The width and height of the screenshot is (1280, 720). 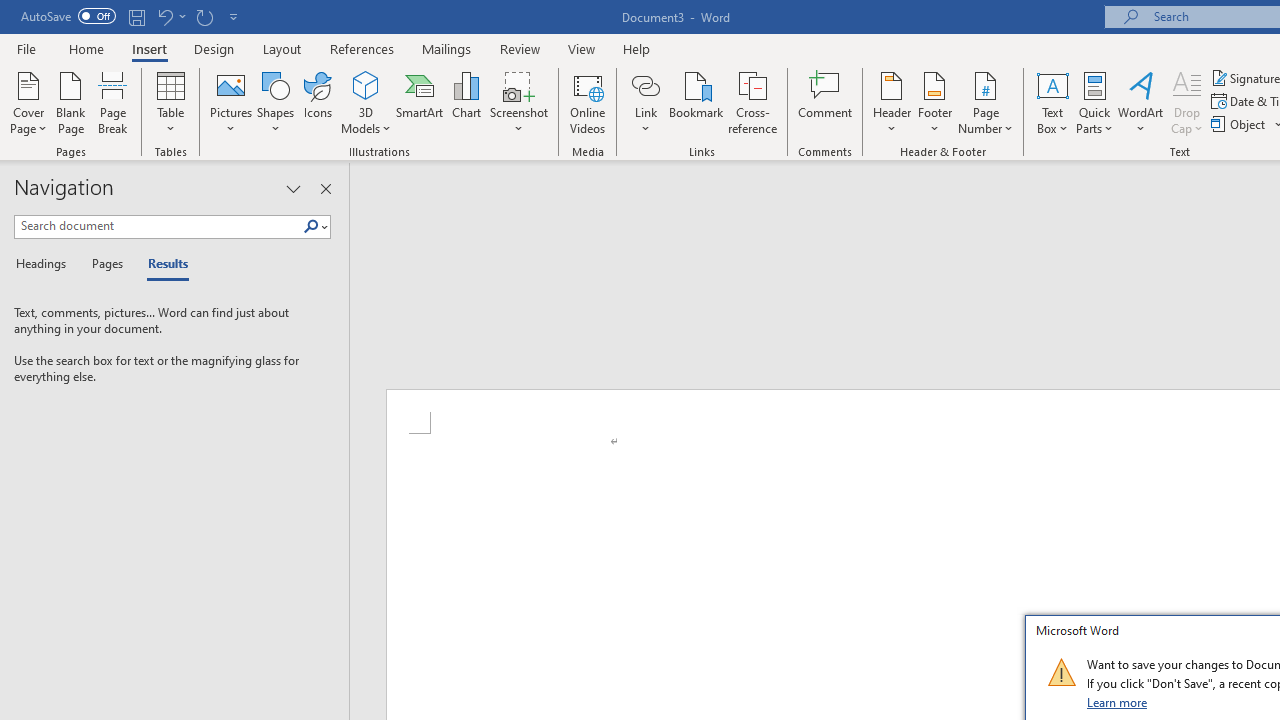 What do you see at coordinates (1117, 701) in the screenshot?
I see `'Learn more'` at bounding box center [1117, 701].